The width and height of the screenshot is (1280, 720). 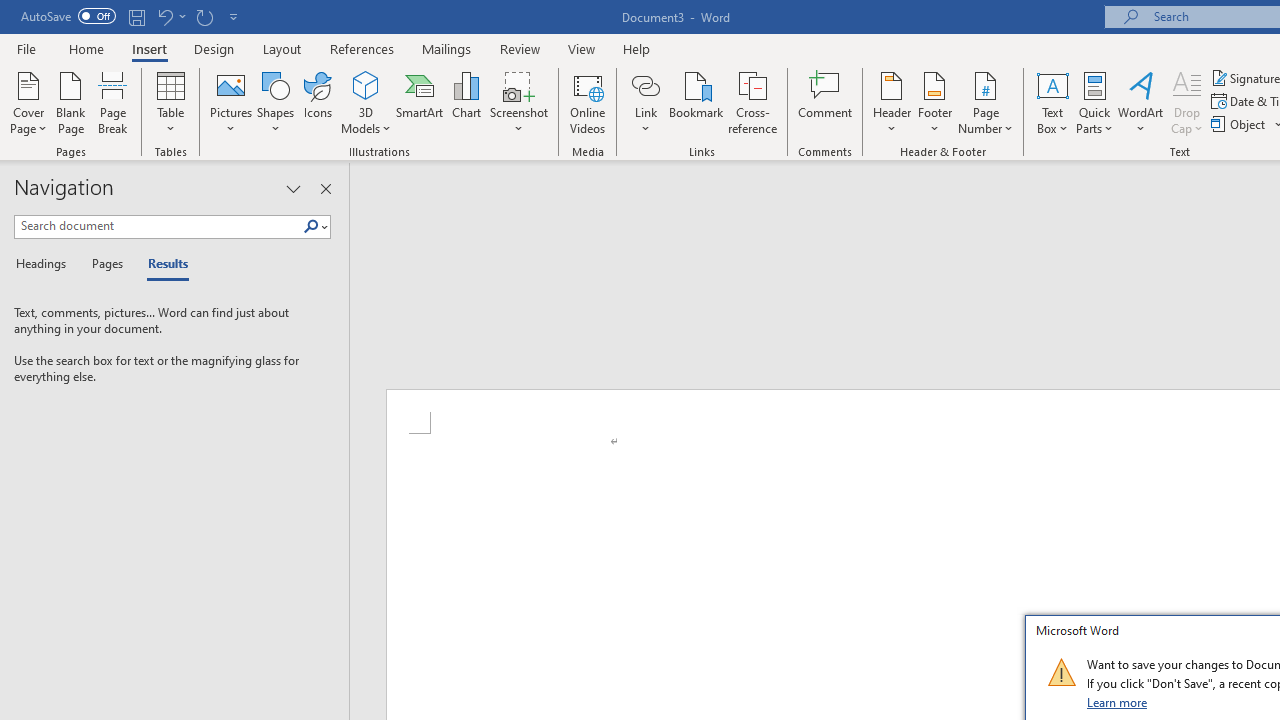 What do you see at coordinates (1117, 701) in the screenshot?
I see `'Learn more'` at bounding box center [1117, 701].